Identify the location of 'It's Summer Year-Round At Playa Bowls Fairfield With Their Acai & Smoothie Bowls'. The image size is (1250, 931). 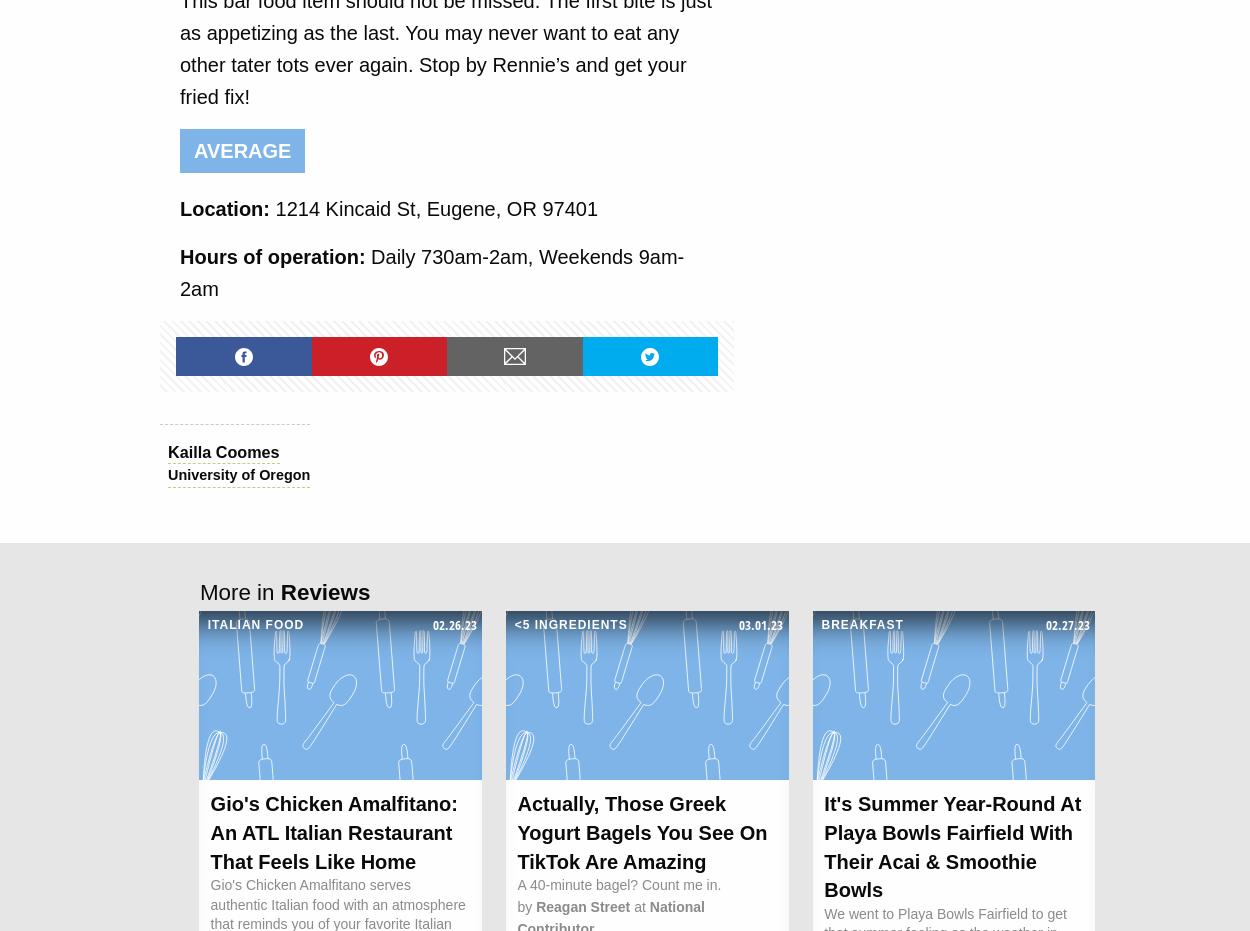
(823, 846).